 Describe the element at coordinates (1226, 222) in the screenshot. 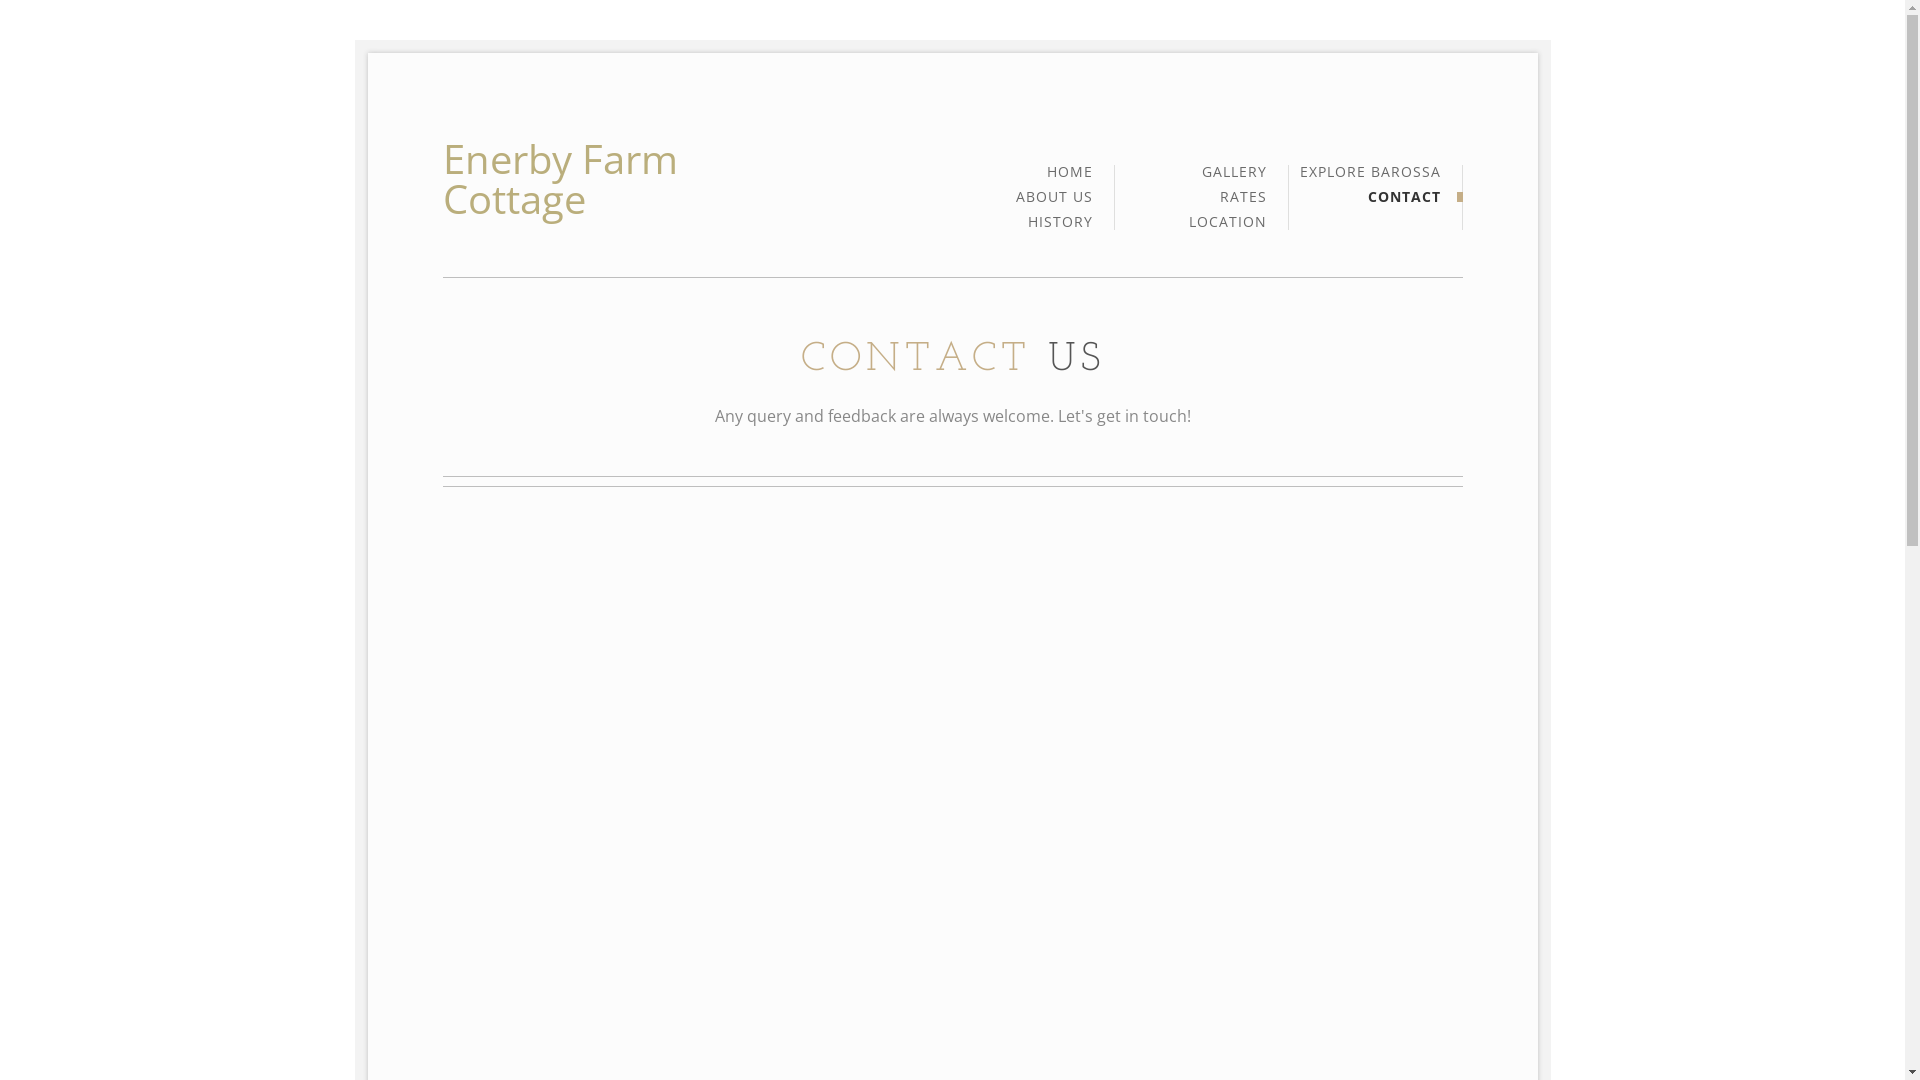

I see `'LOCATION'` at that location.